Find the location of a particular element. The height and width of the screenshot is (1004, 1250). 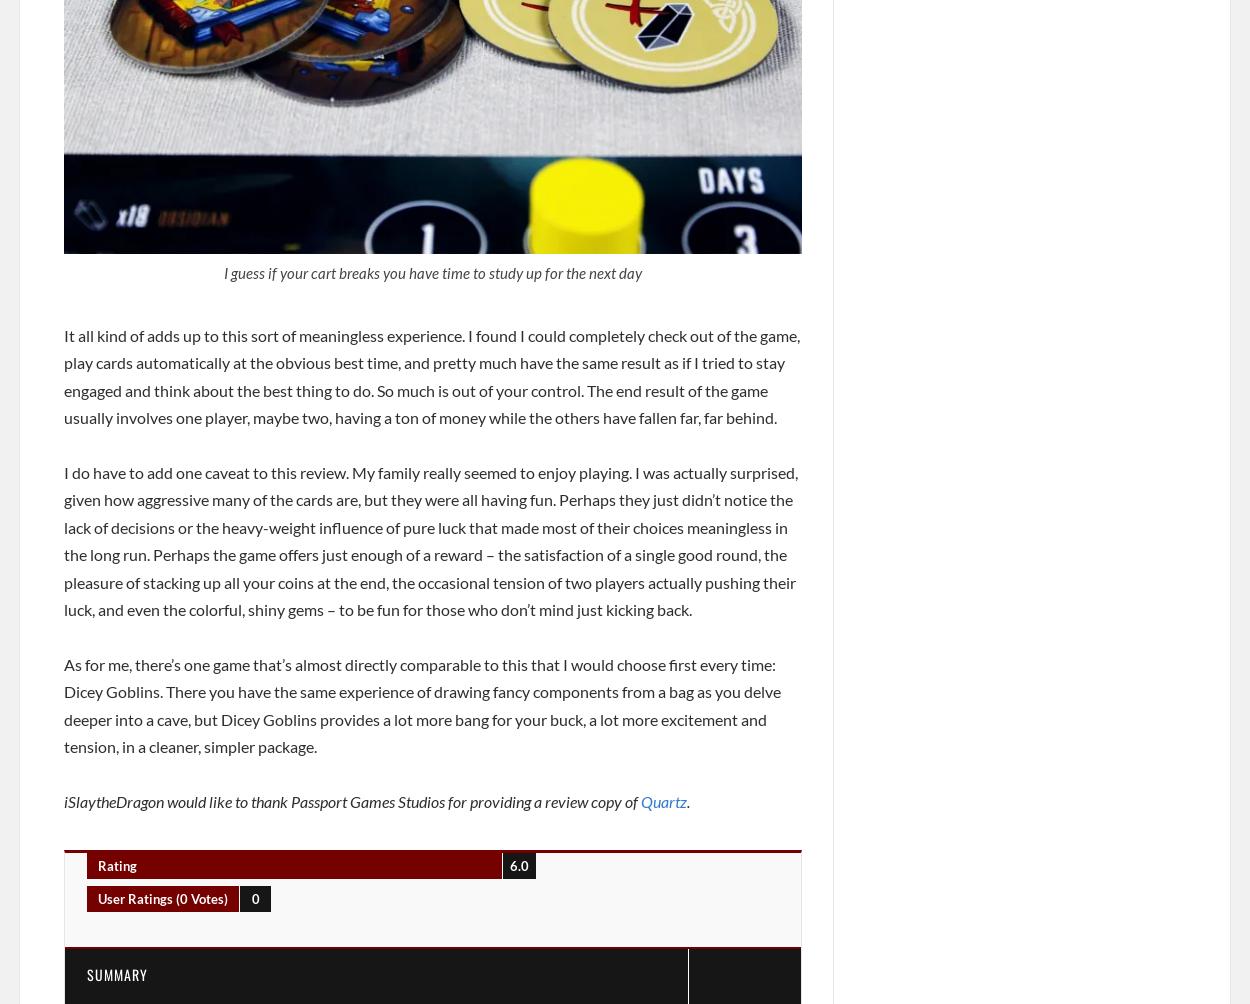

'Summary' is located at coordinates (86, 973).